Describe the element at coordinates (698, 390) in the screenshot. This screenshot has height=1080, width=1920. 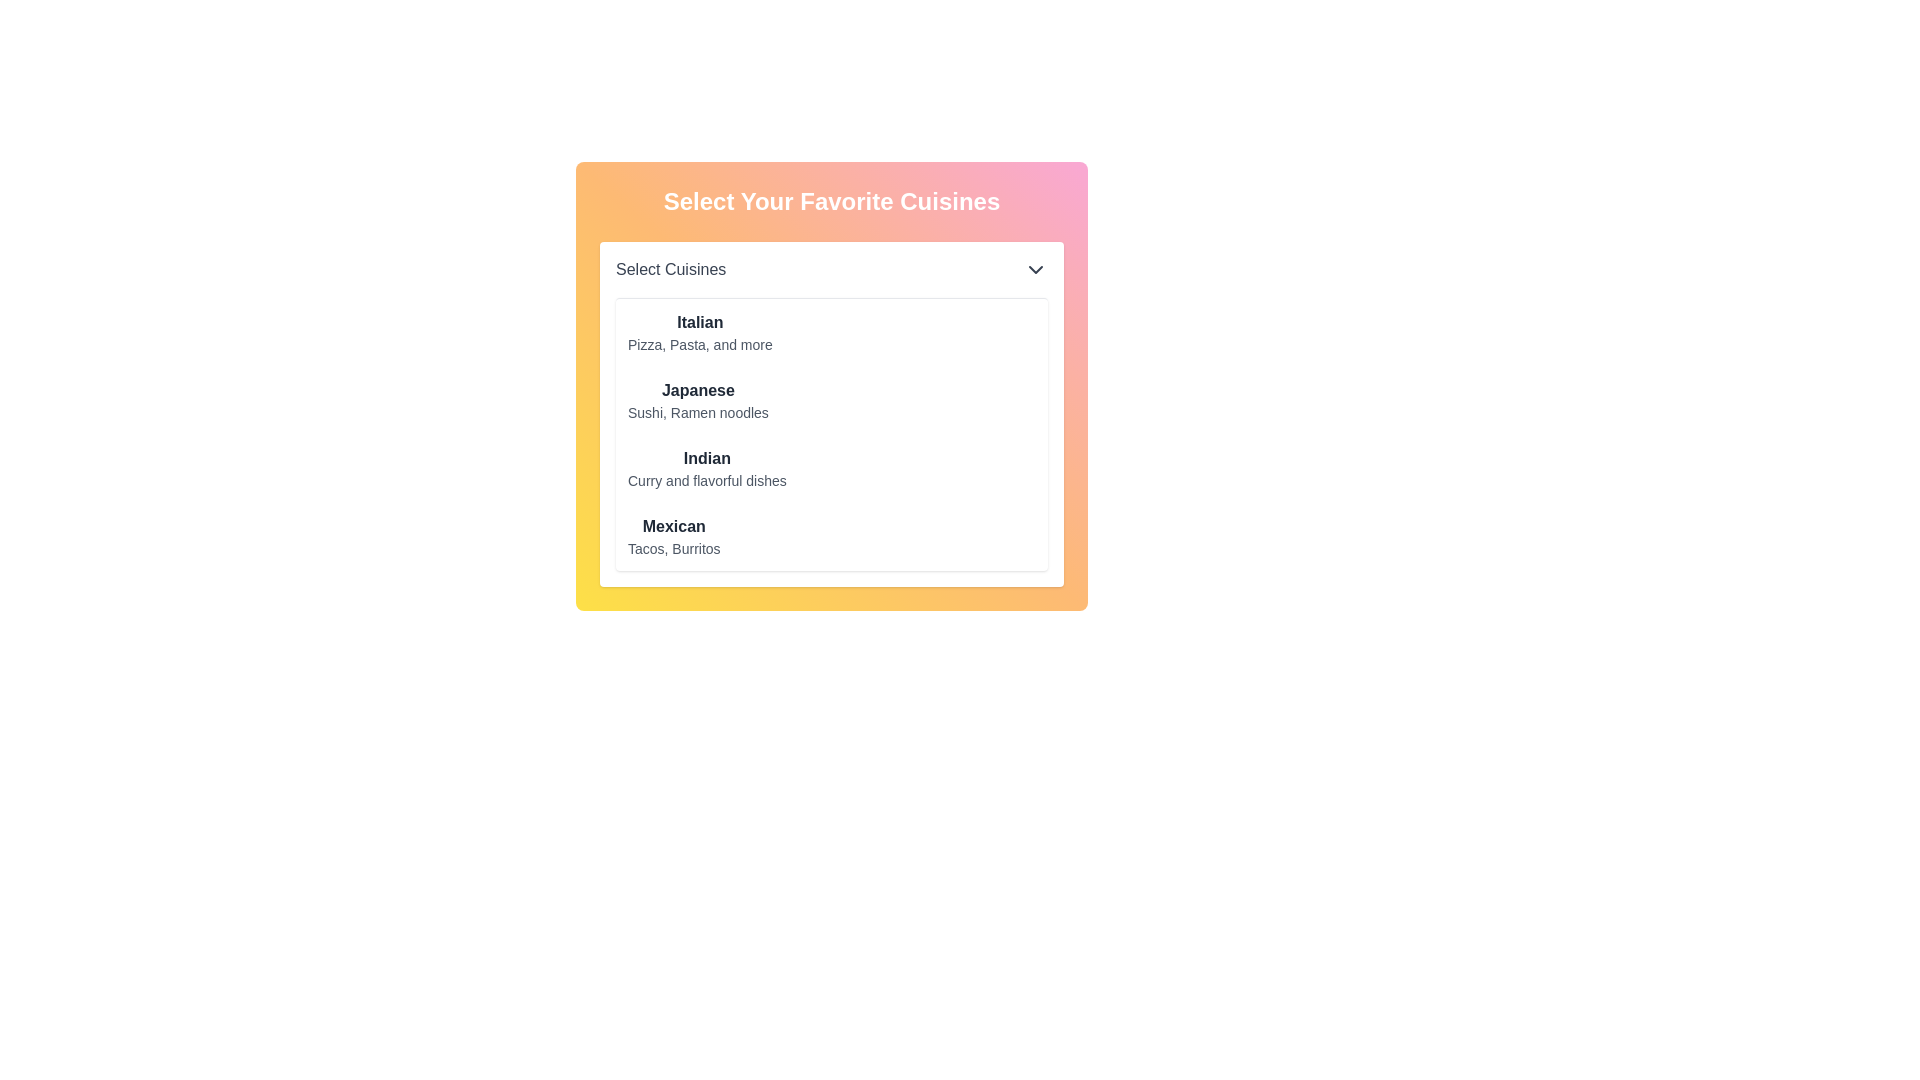
I see `text of the Label element displaying 'Japanese', which is bold and grayish-black, located under the heading 'Select Cuisines'` at that location.